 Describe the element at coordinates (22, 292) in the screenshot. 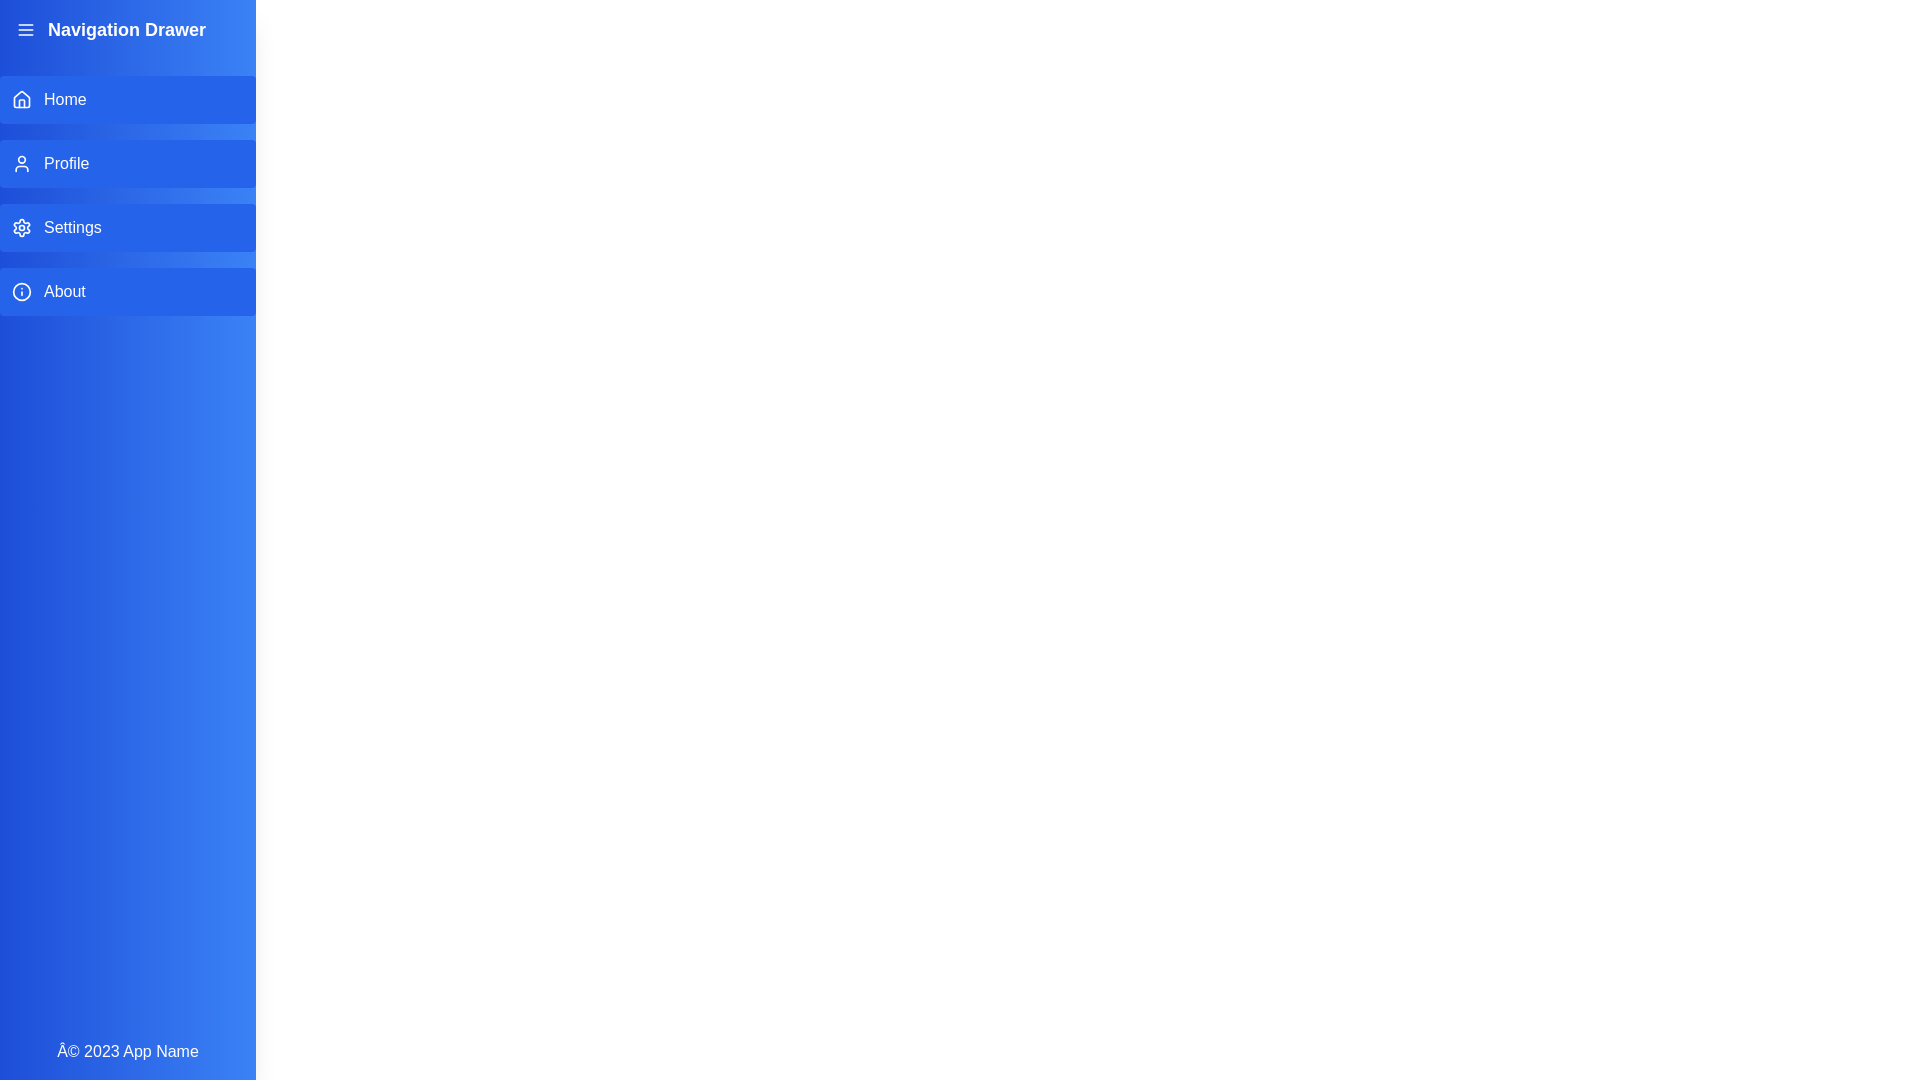

I see `the 'About' menu item icon, which is the first visual element in the left vertical navigation drawer, indicating informational content about the application` at that location.